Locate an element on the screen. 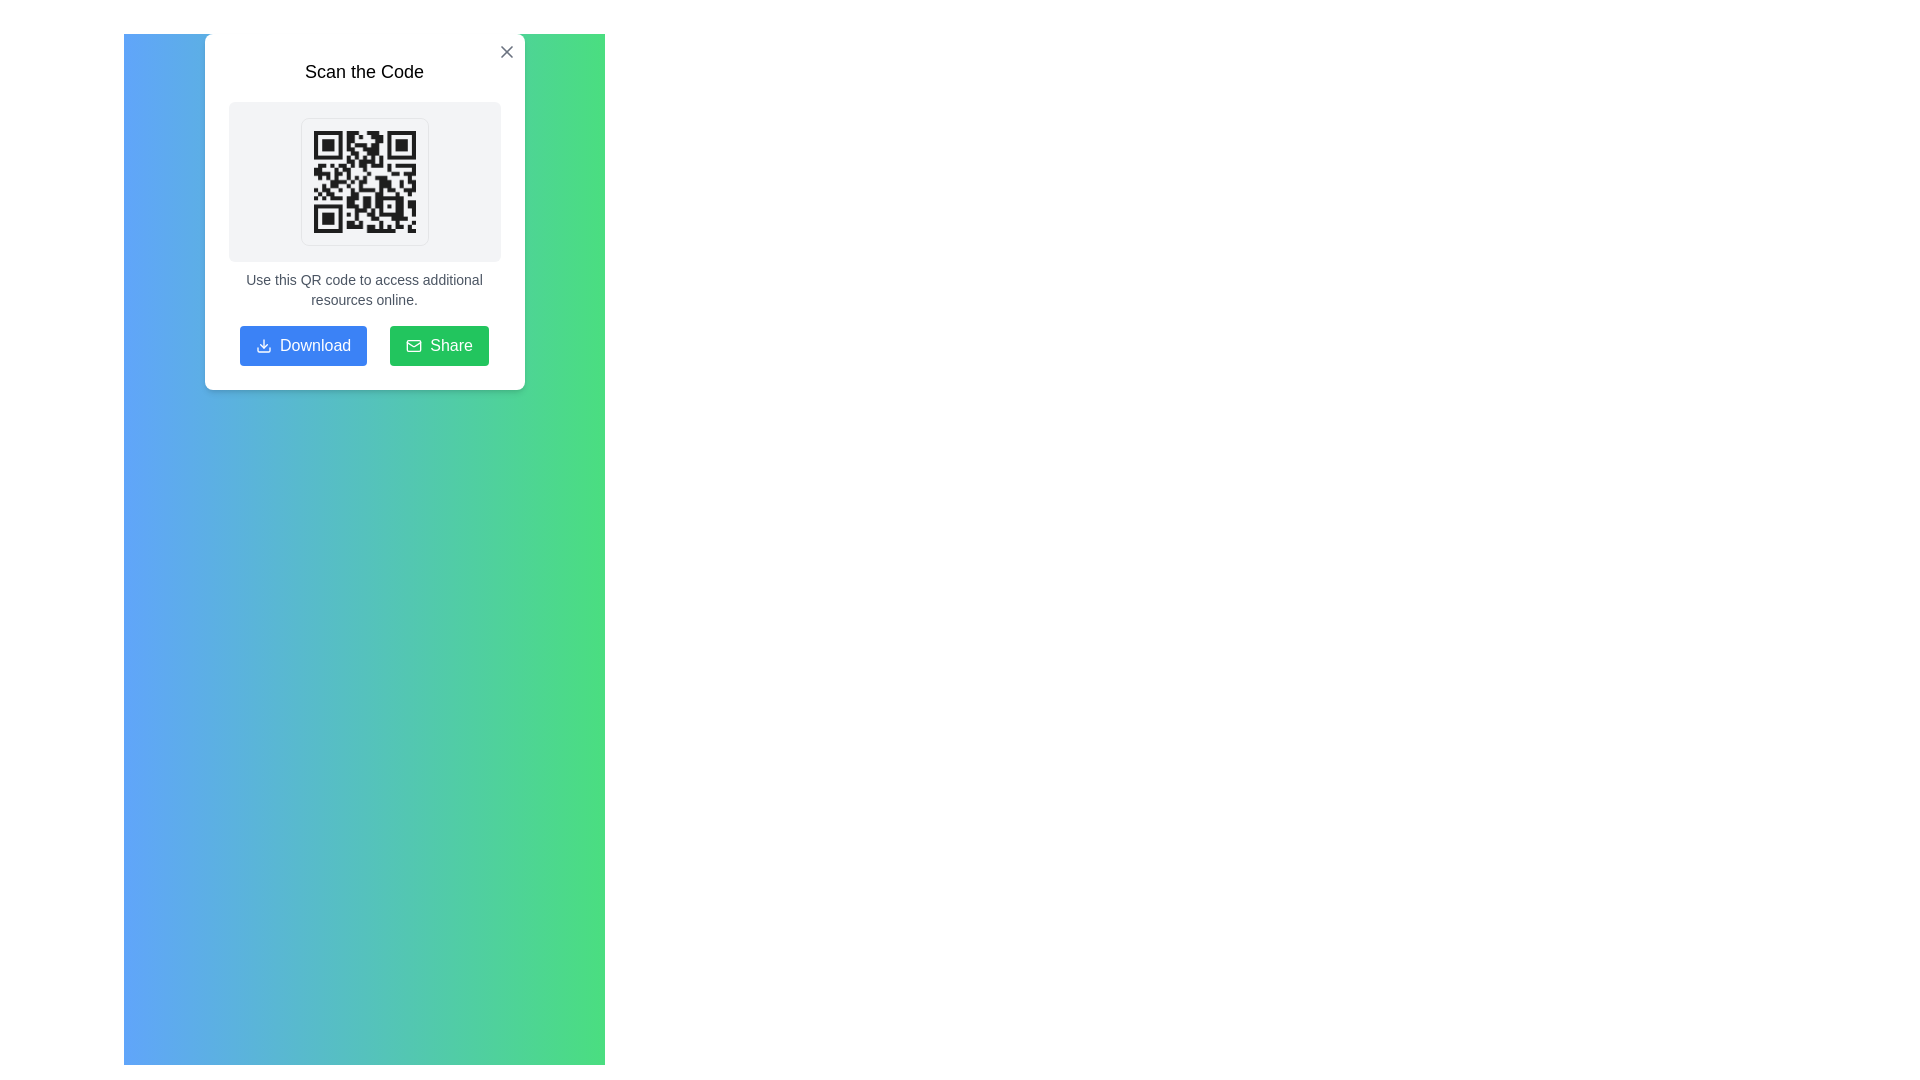 This screenshot has height=1080, width=1920. the text element providing additional information about the QR code, located below the QR code image and above the 'Download' and 'Share' buttons is located at coordinates (364, 289).